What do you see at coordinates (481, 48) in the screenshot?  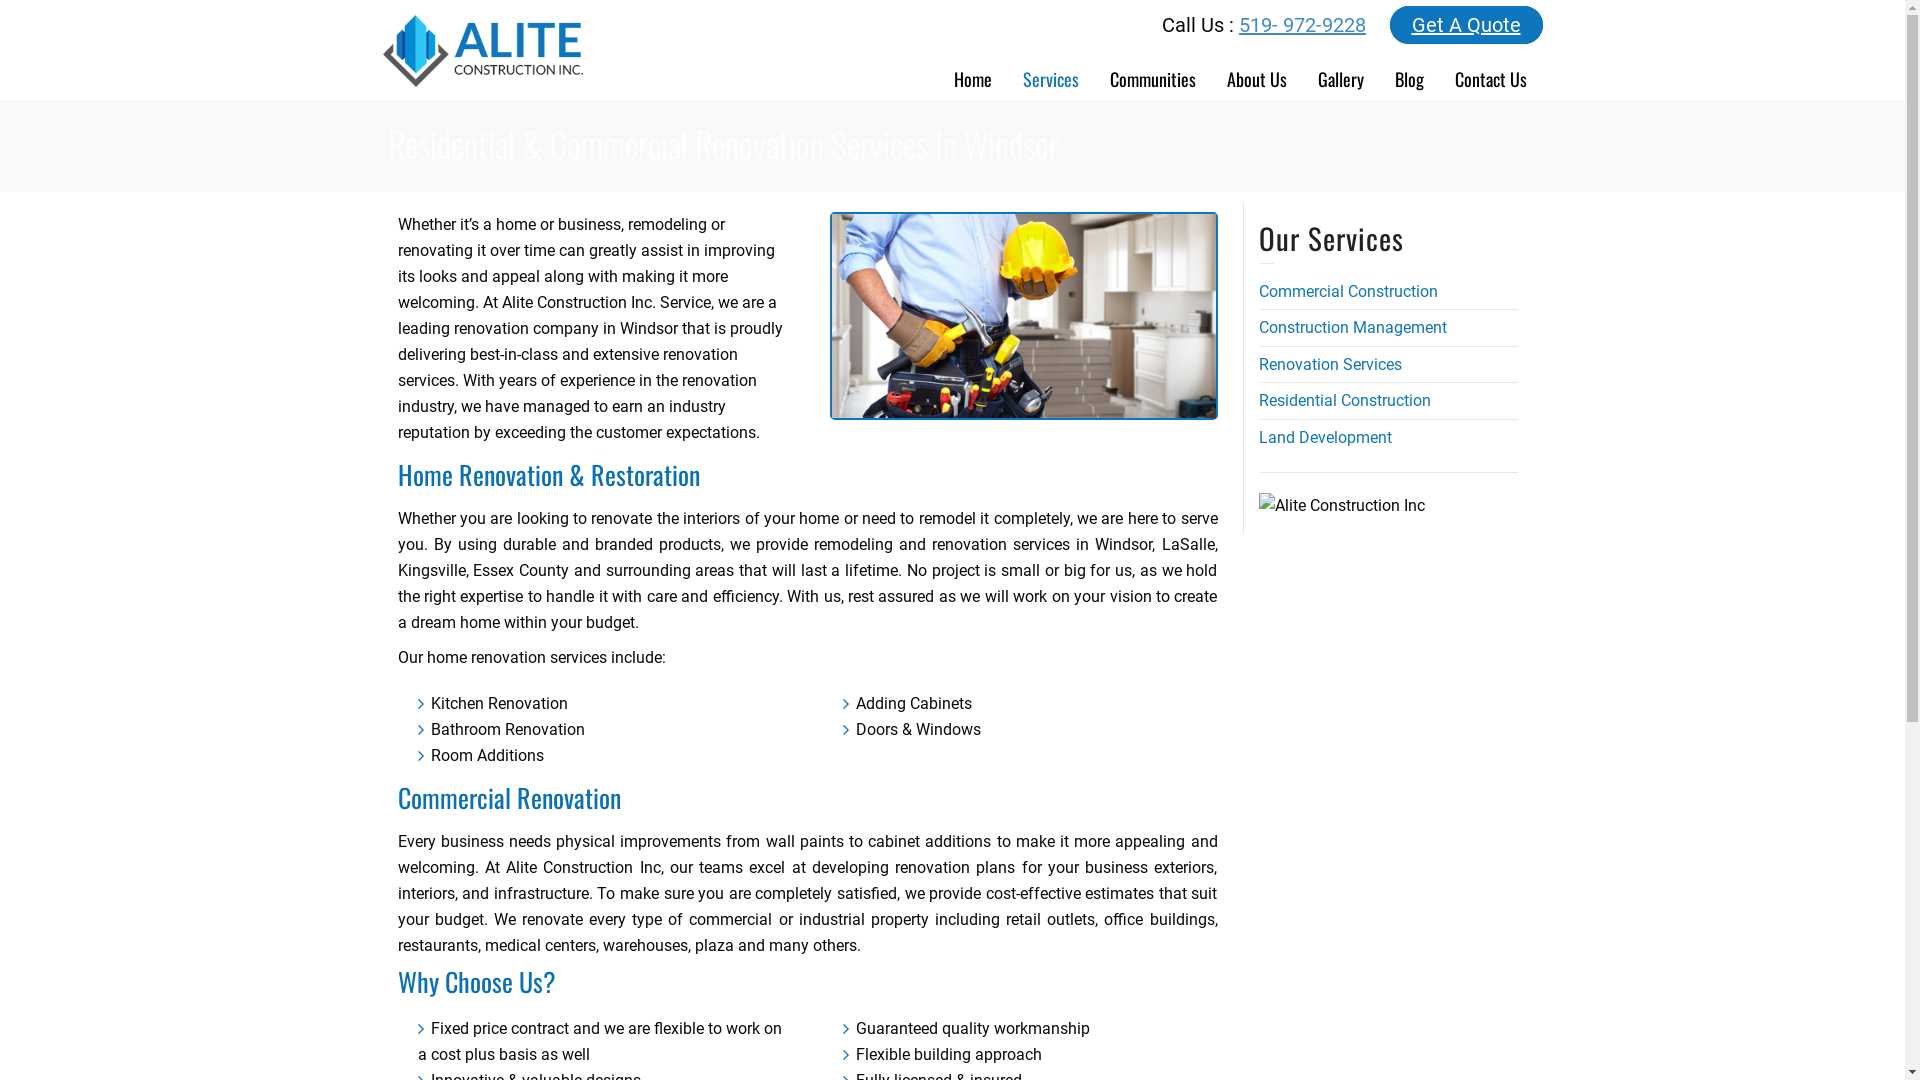 I see `'Alite Construction Inc.'` at bounding box center [481, 48].